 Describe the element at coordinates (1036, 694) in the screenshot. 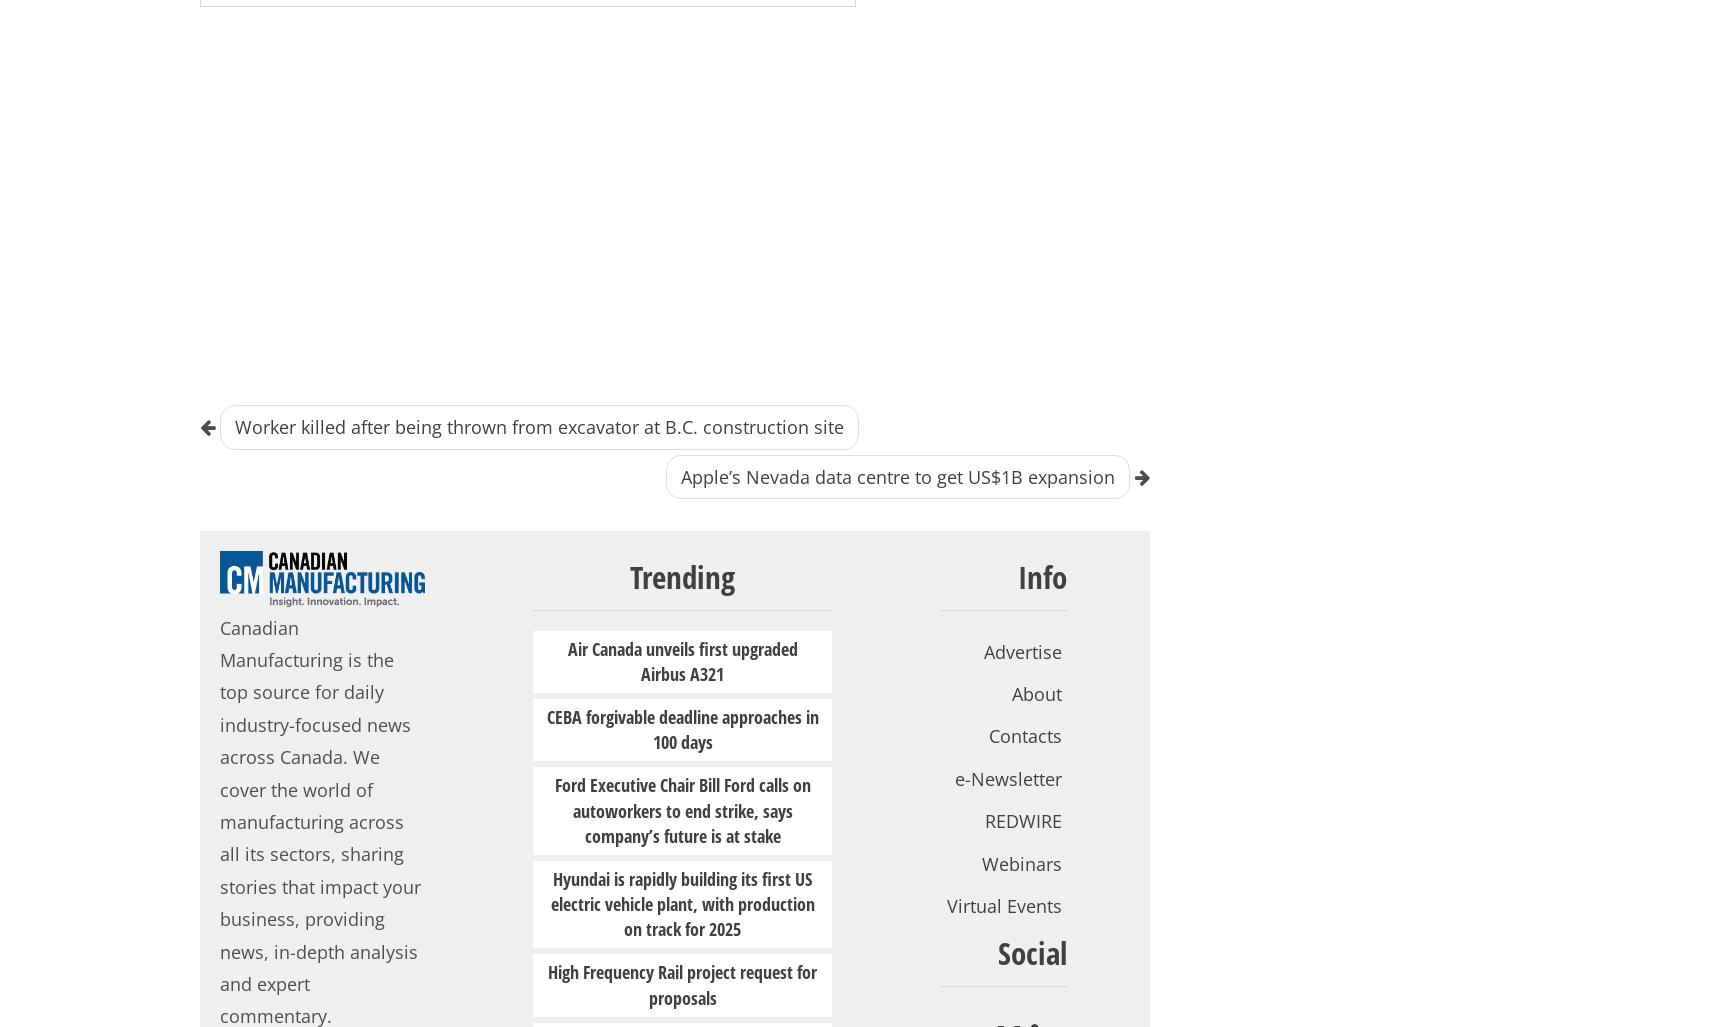

I see `'About'` at that location.